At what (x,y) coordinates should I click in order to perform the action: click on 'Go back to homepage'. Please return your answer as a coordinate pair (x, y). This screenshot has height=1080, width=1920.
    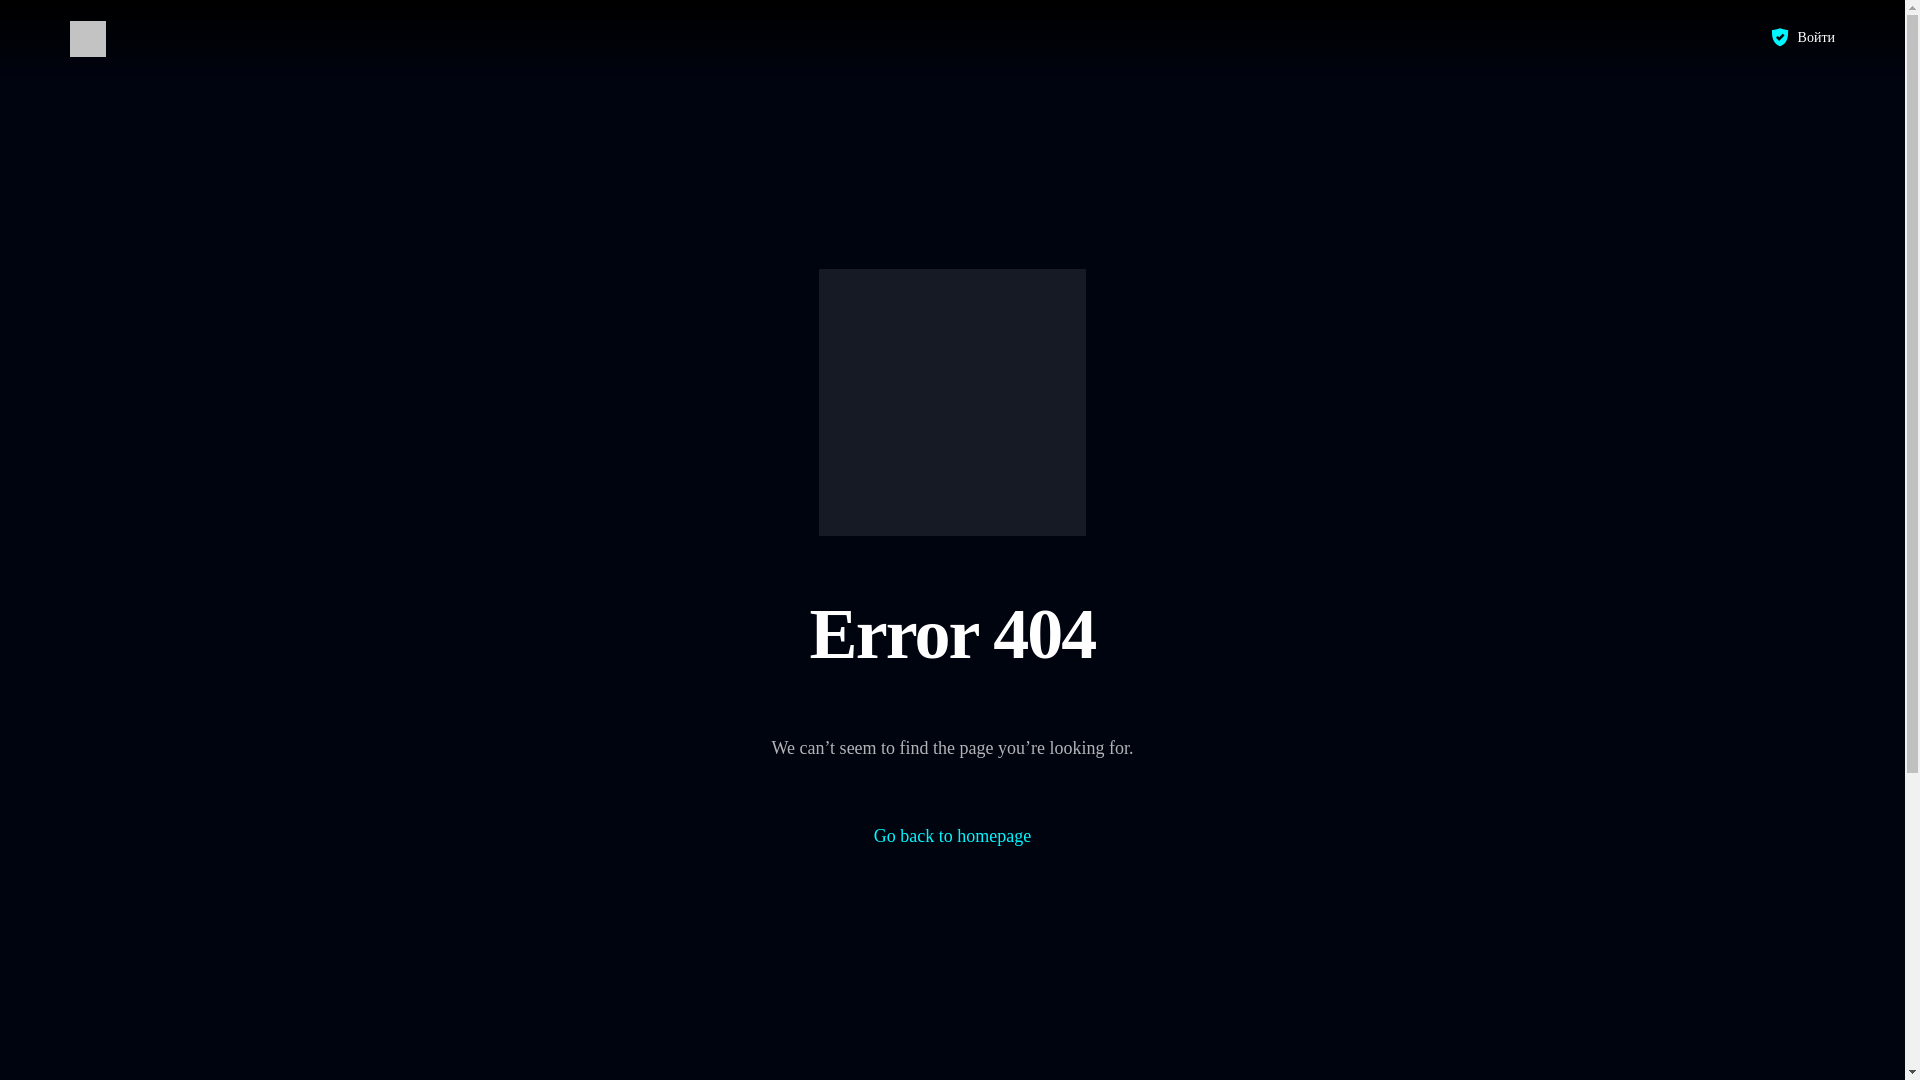
    Looking at the image, I should click on (873, 836).